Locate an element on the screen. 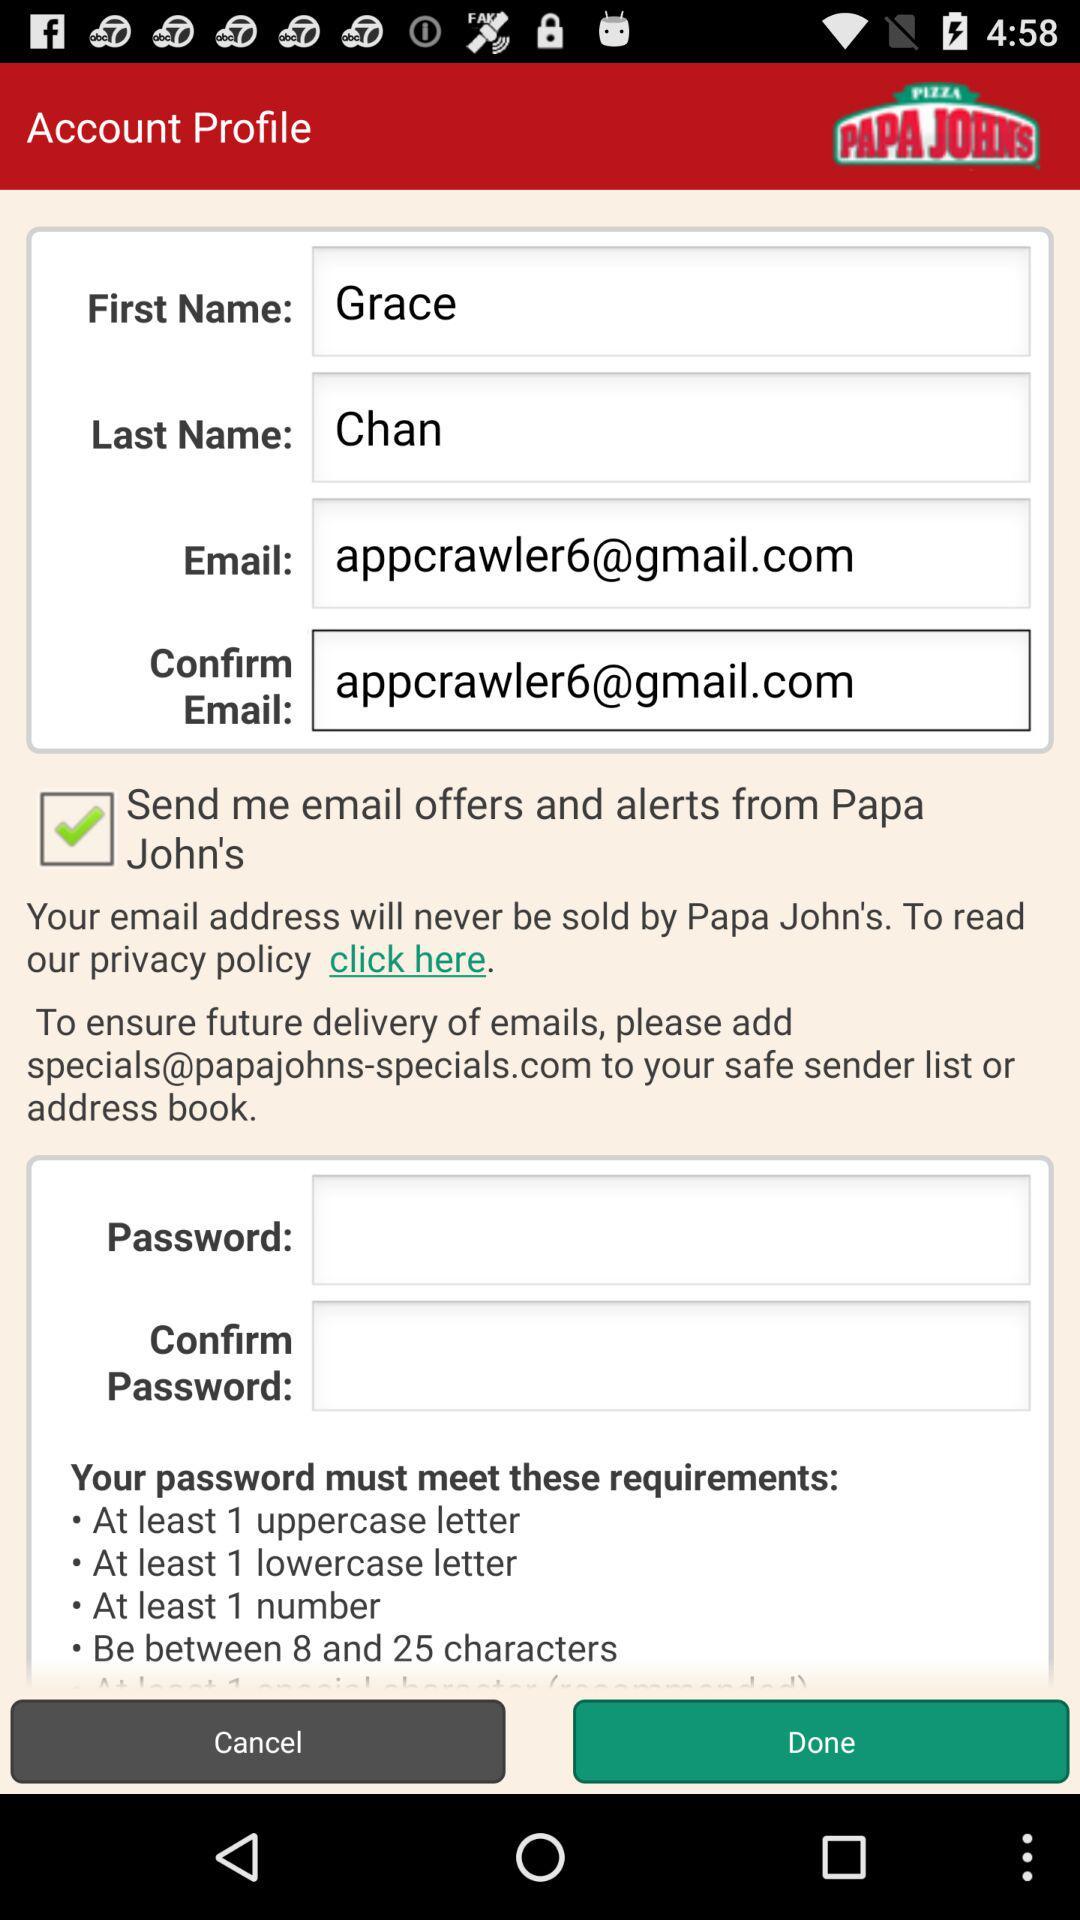  icon to the right of the last name: item is located at coordinates (671, 432).